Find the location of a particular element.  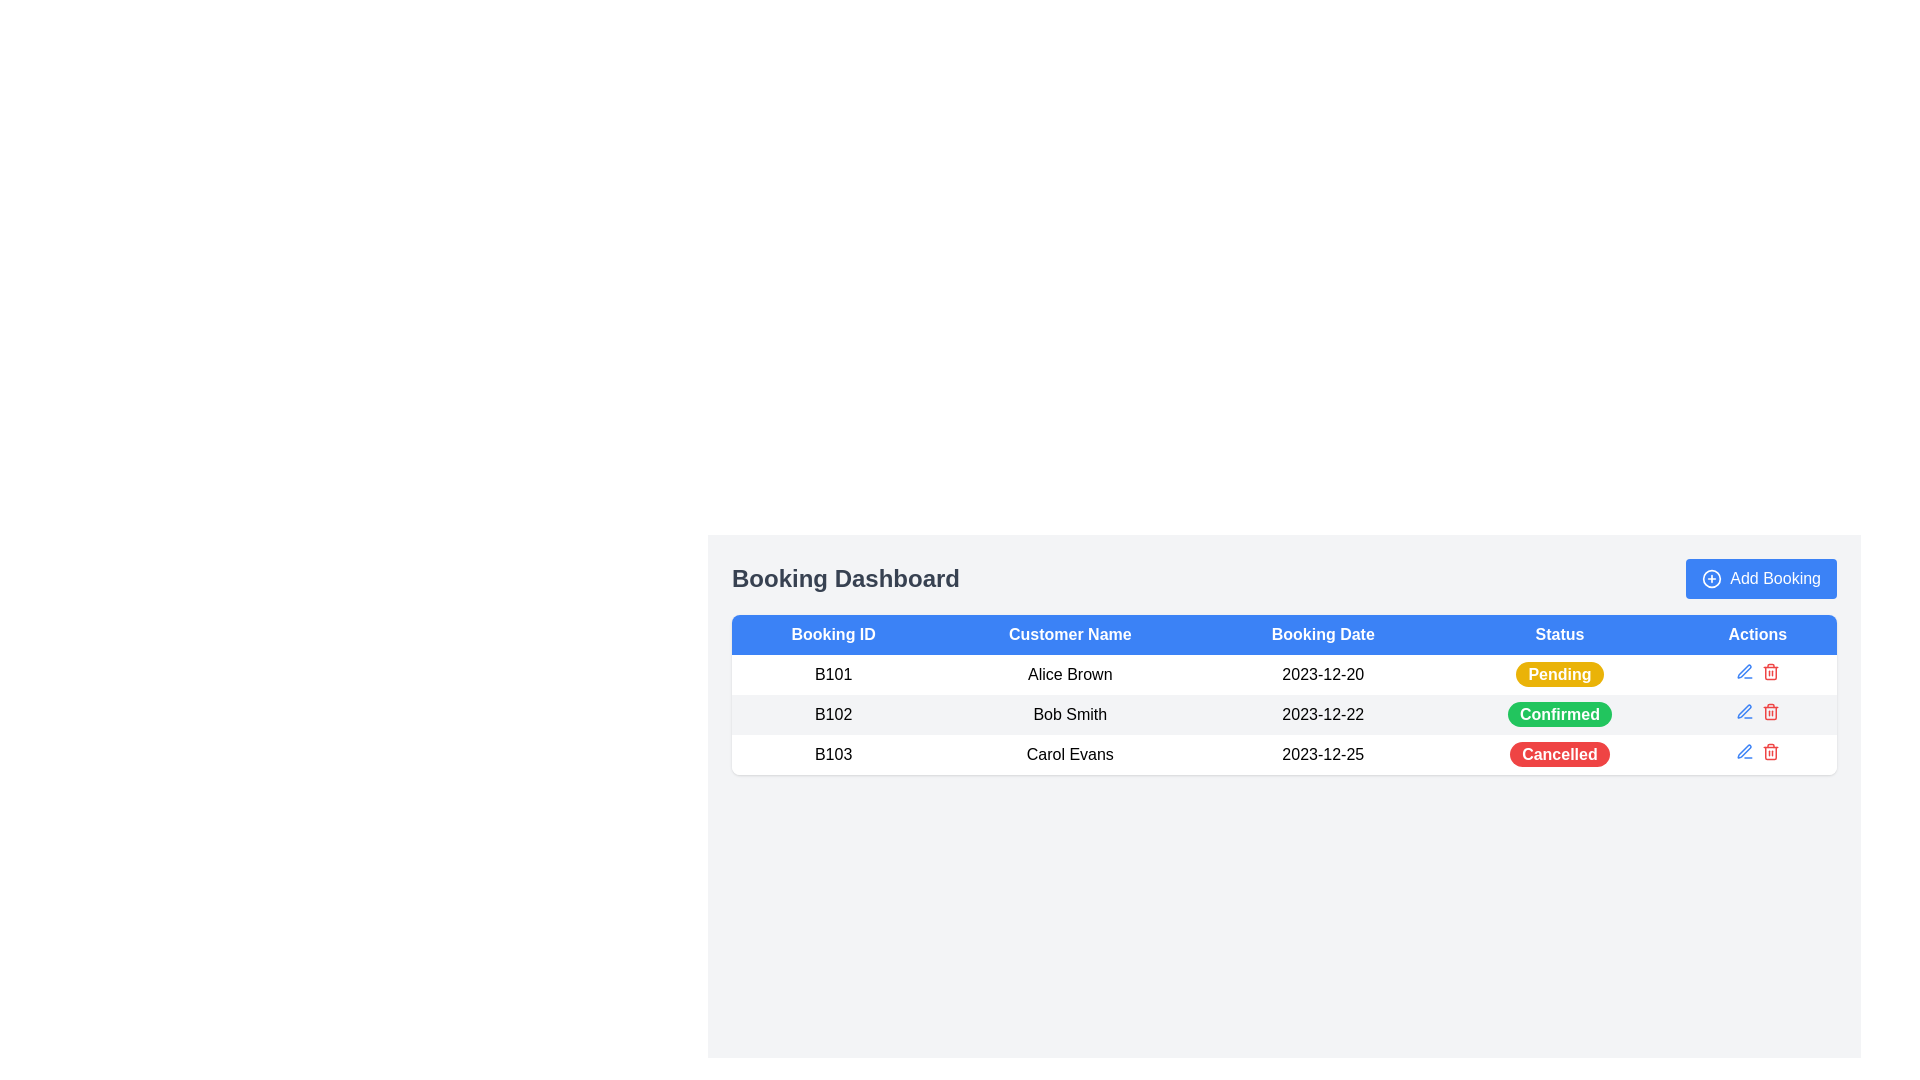

the Icon button with a pen symbol located in the 'Actions' column of the booking dashboard for booking ID 'B101' to enable keyboard navigation is located at coordinates (1743, 671).